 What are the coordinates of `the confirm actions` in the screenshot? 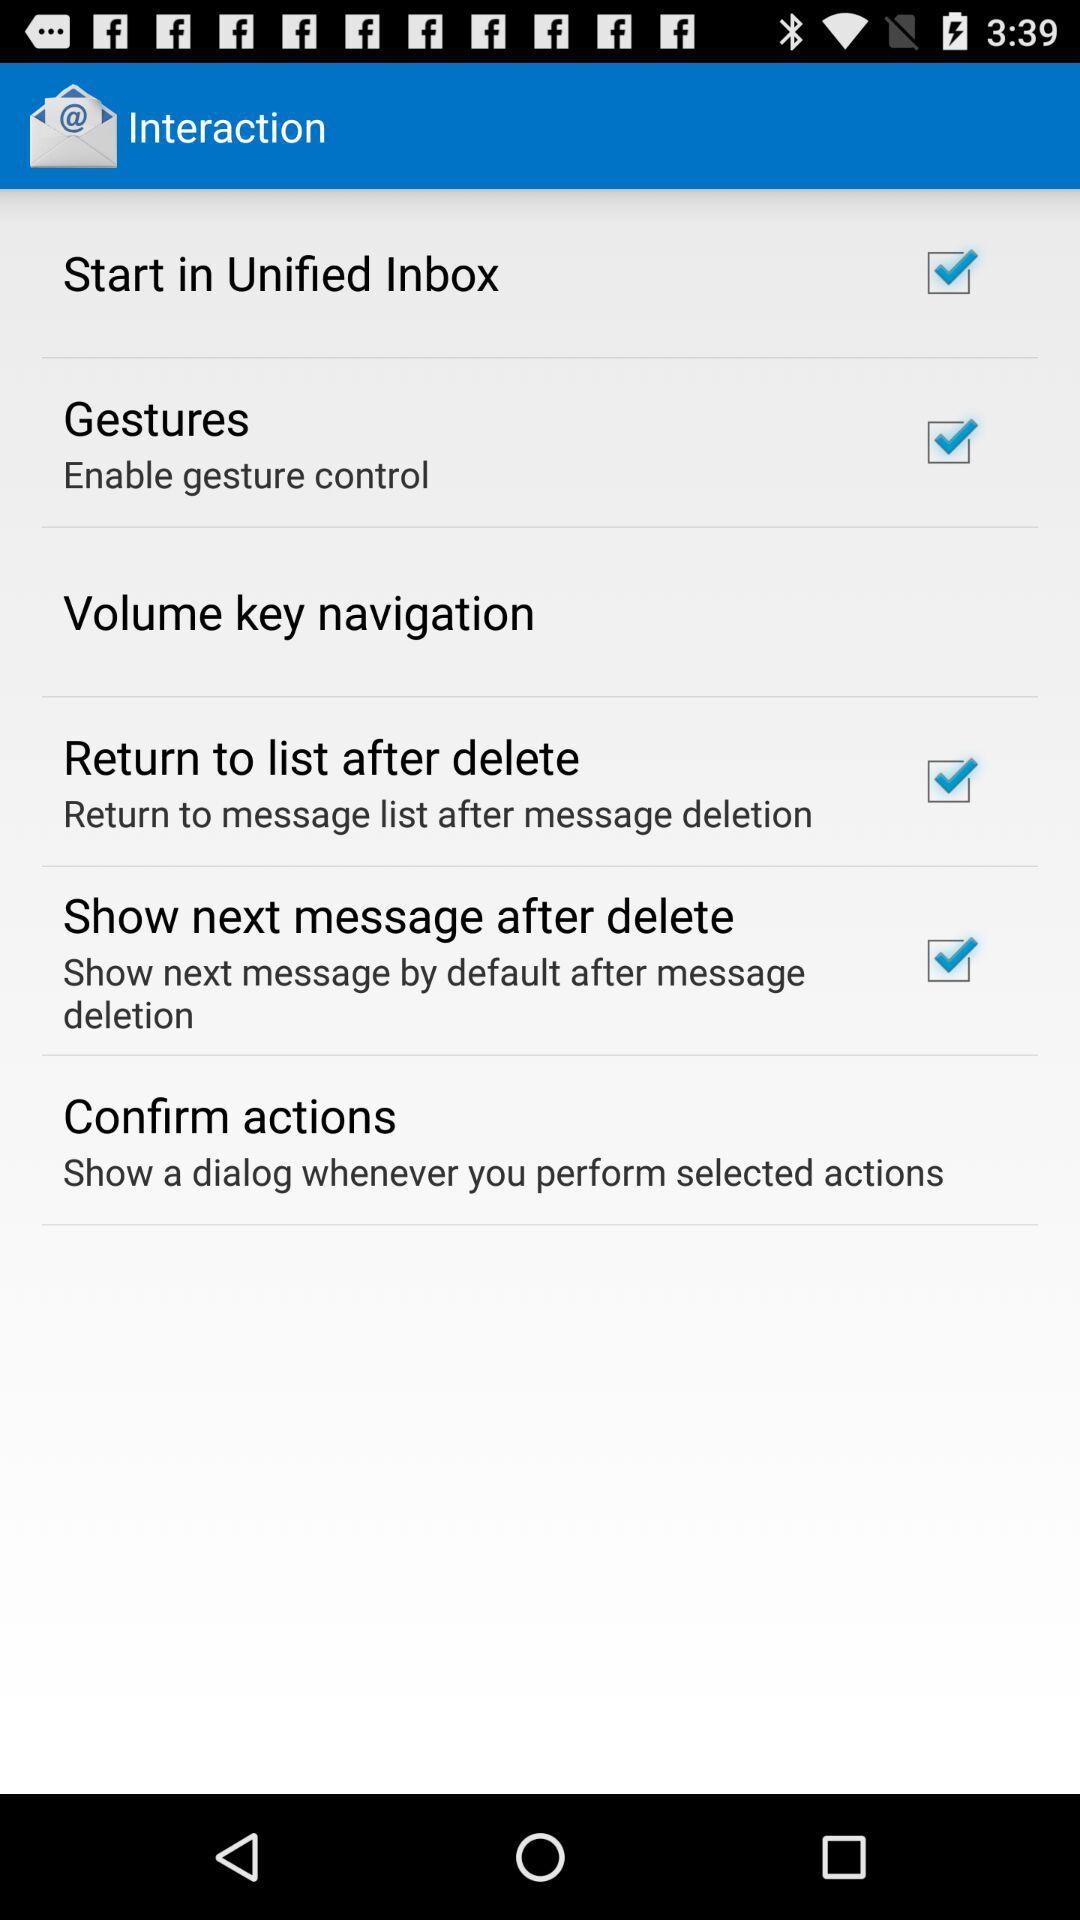 It's located at (228, 1113).